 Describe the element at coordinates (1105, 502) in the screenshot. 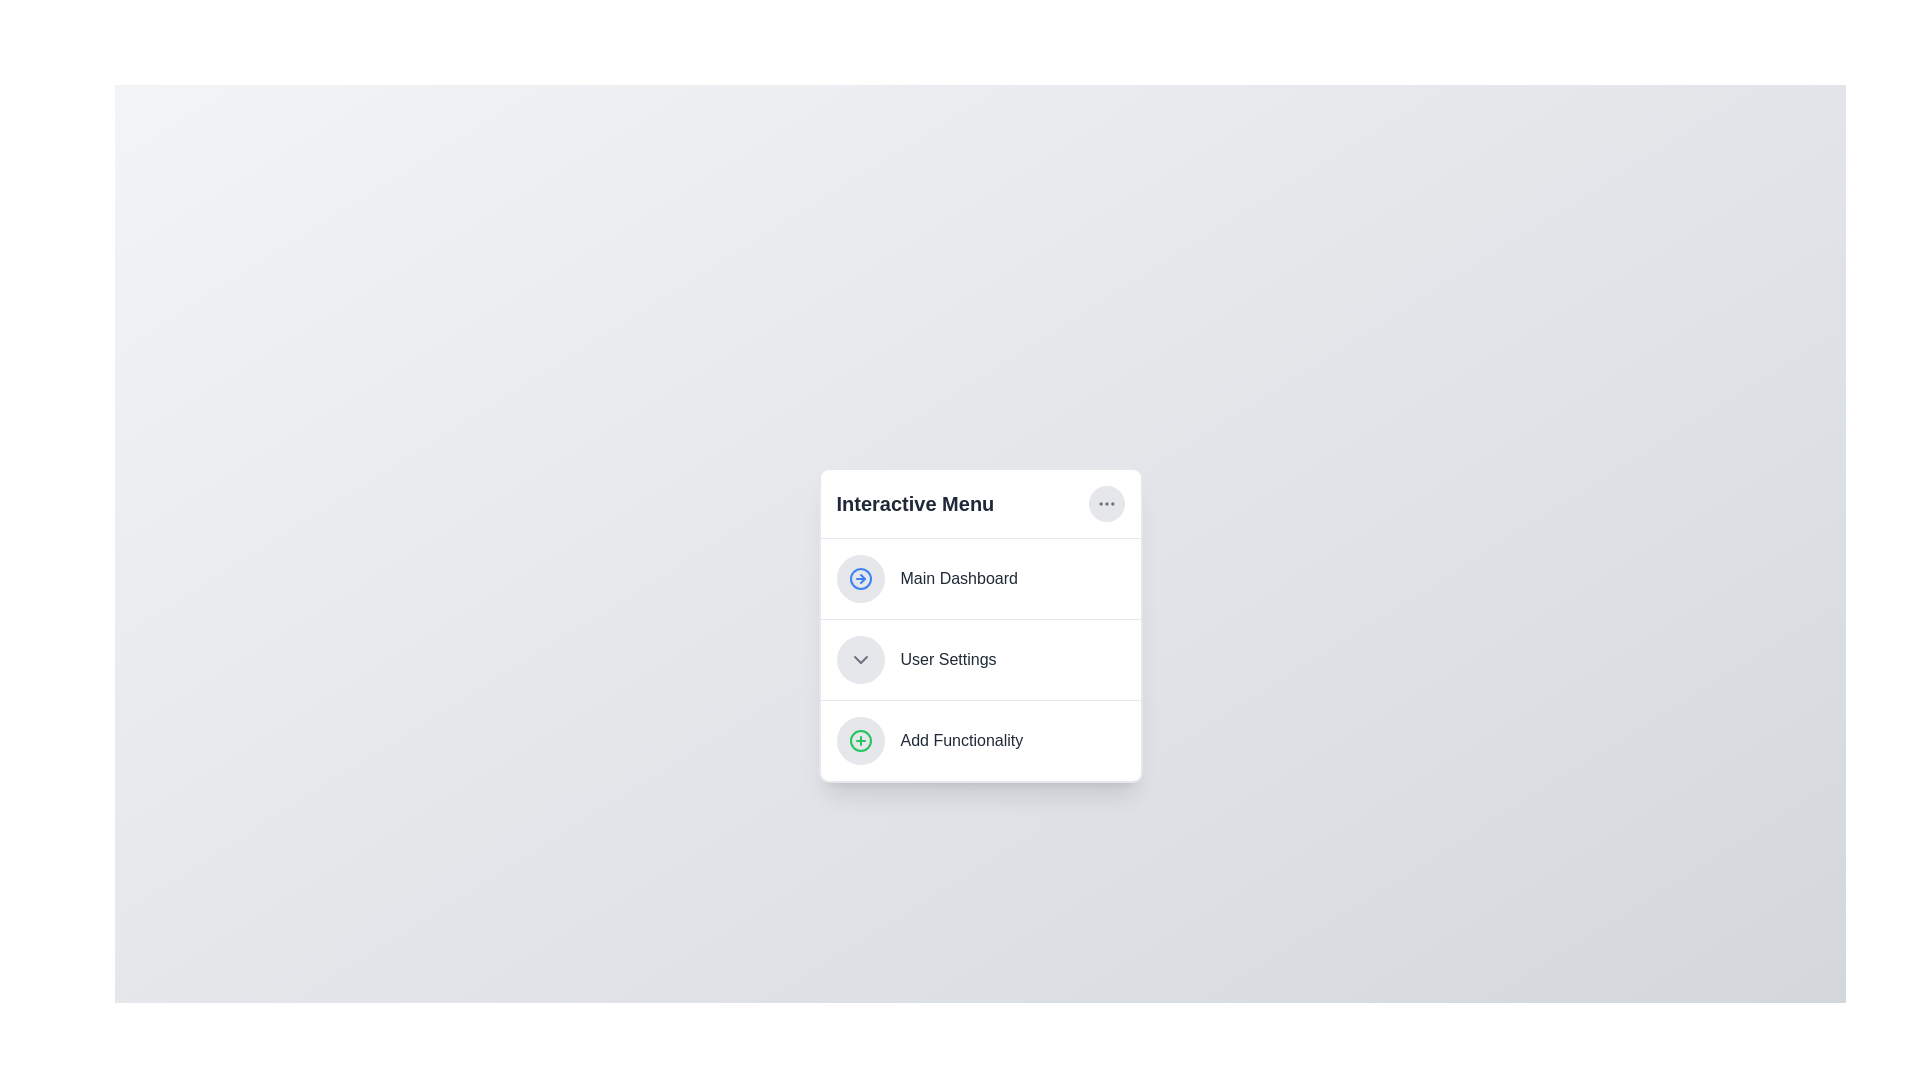

I see `menu expansion button located at the top-right corner of the menu header` at that location.